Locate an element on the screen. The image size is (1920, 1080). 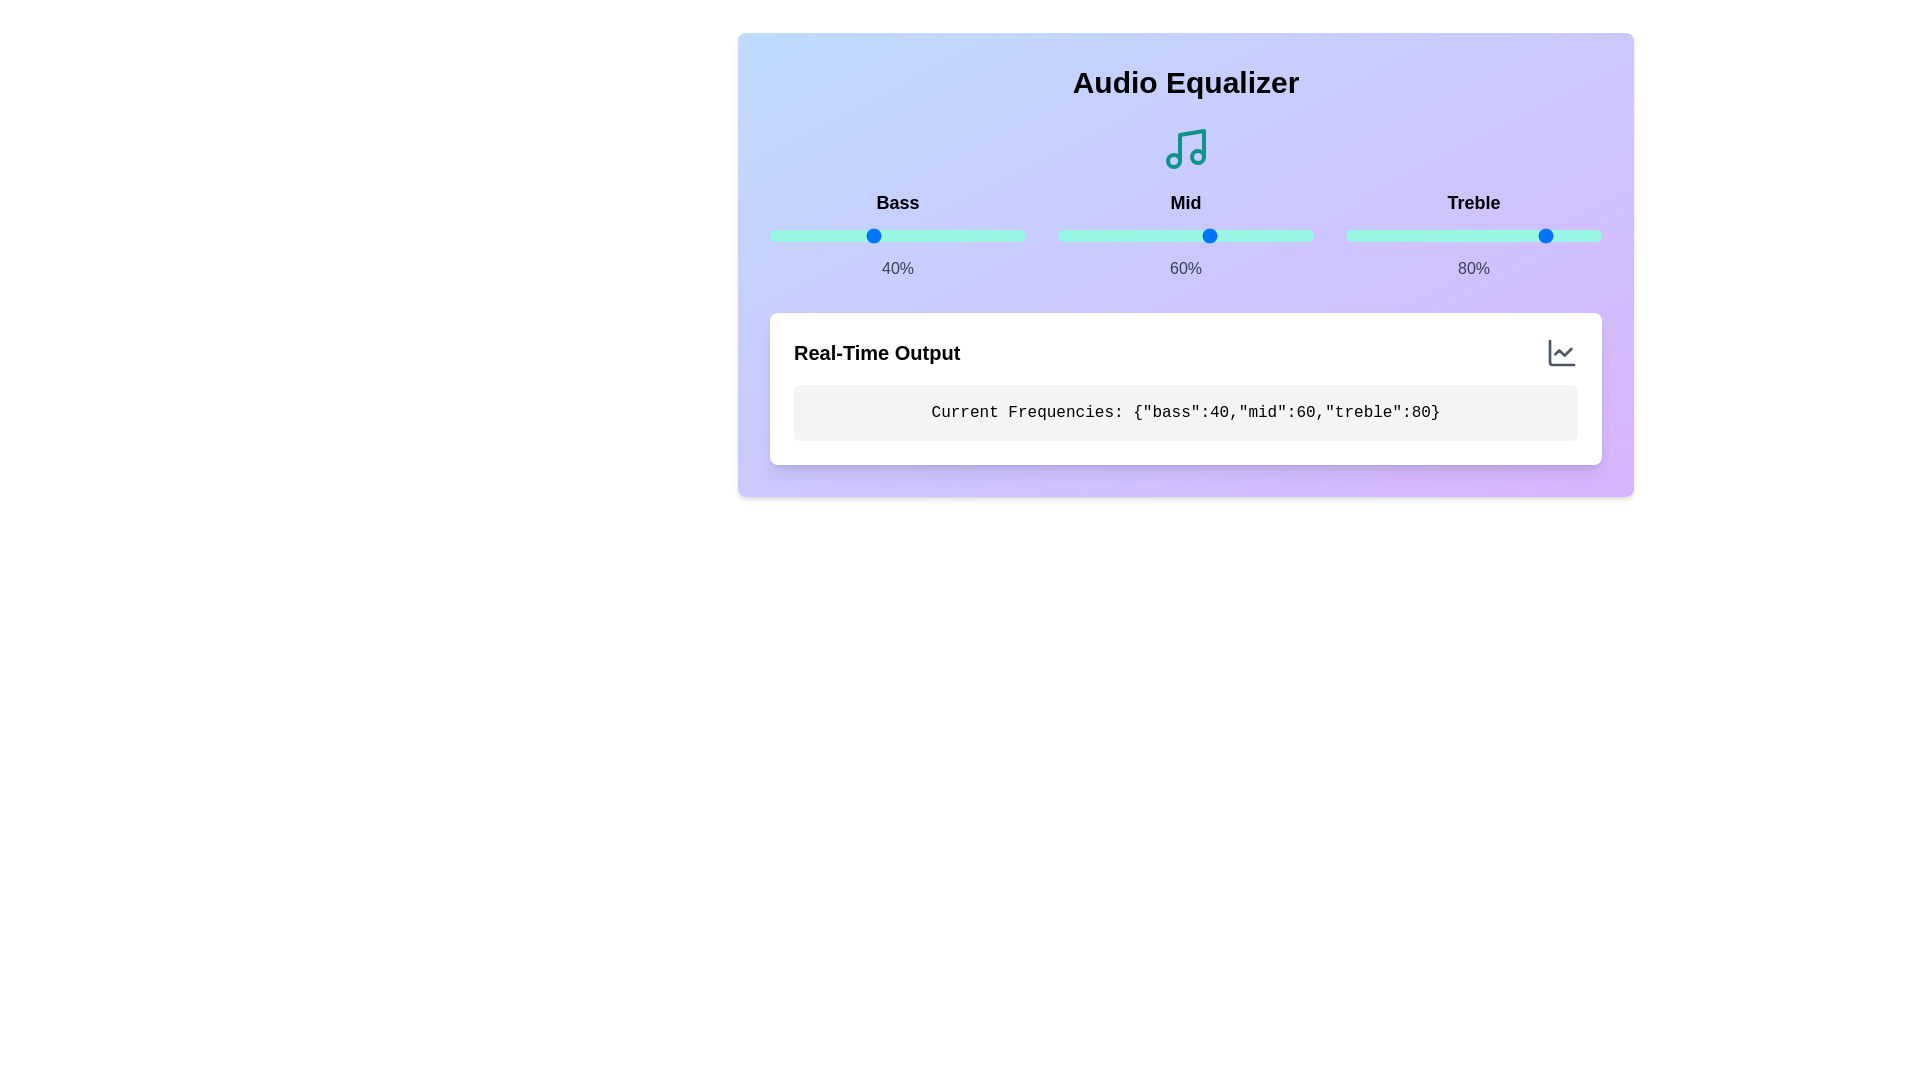
the '80%' percentage text in the Treble adjustment section of the audio equalizer interface is located at coordinates (1473, 234).